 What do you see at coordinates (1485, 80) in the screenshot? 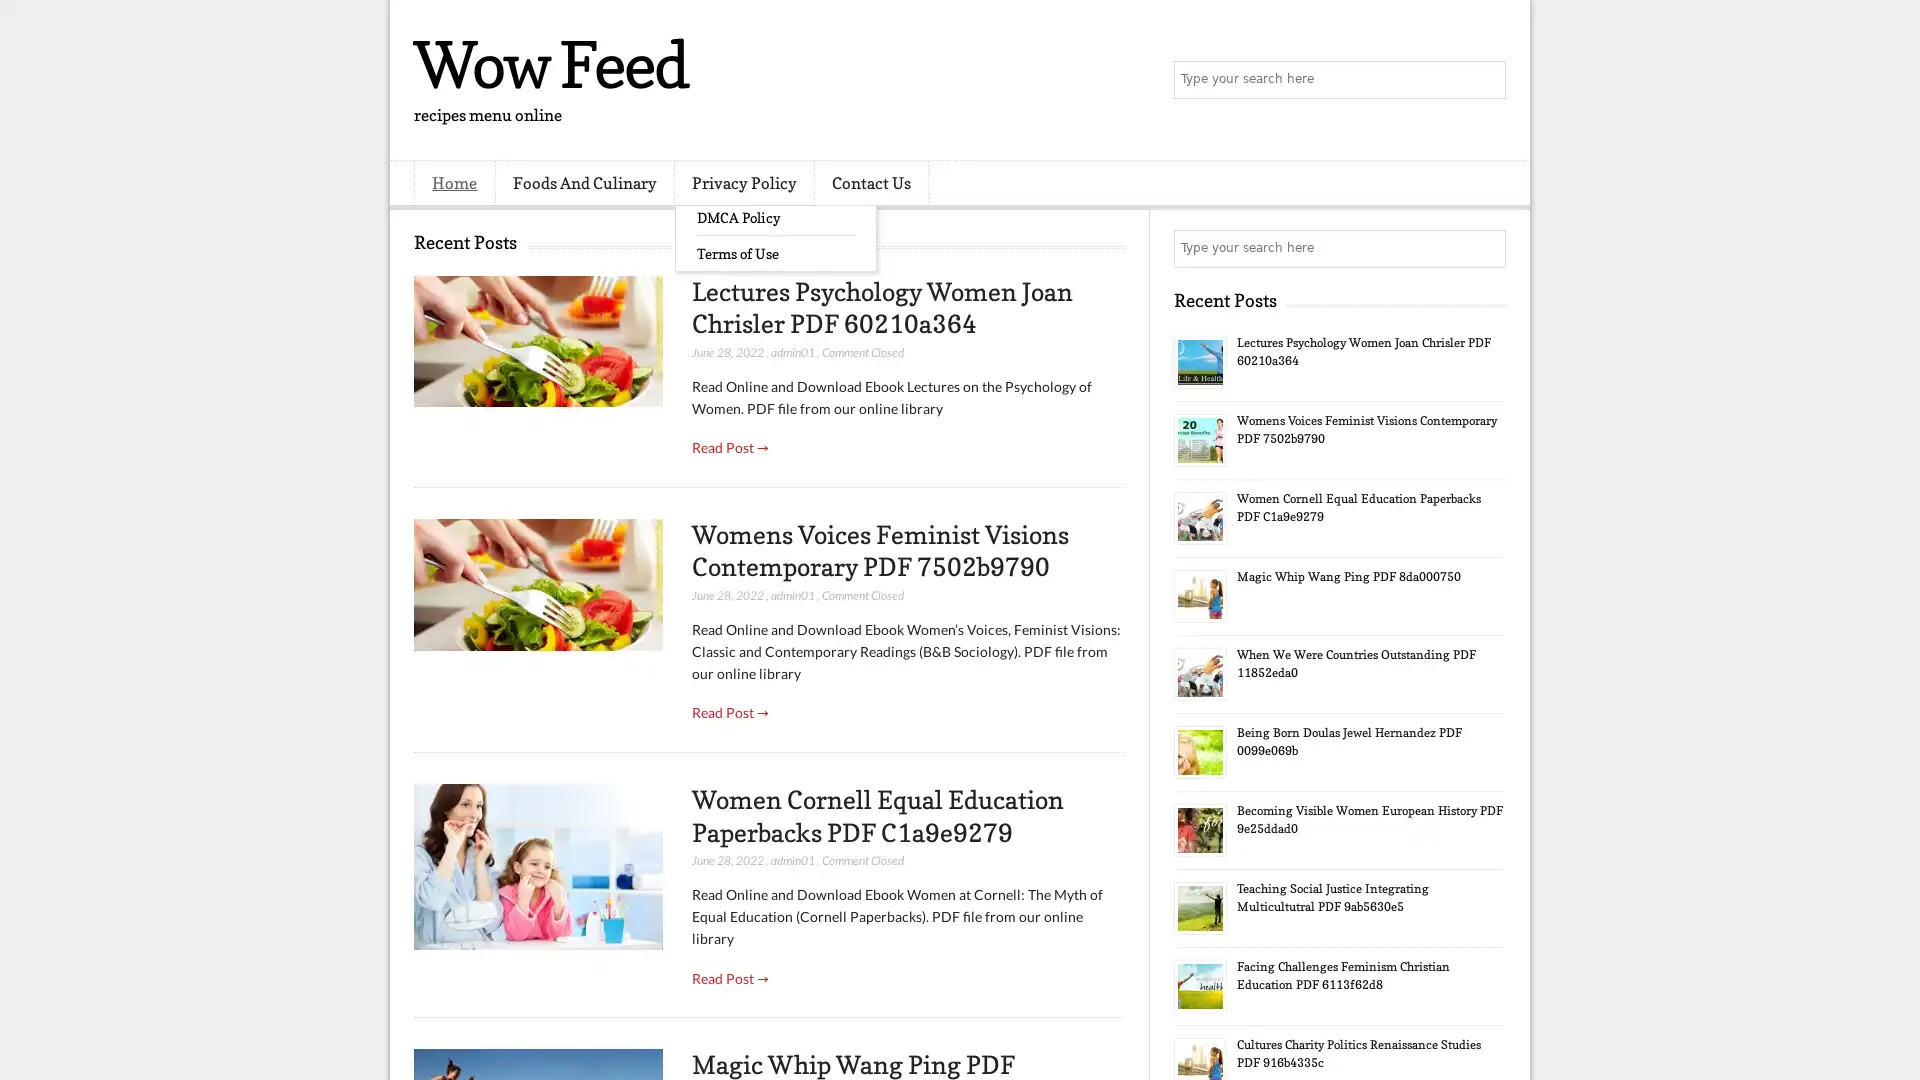
I see `Search` at bounding box center [1485, 80].